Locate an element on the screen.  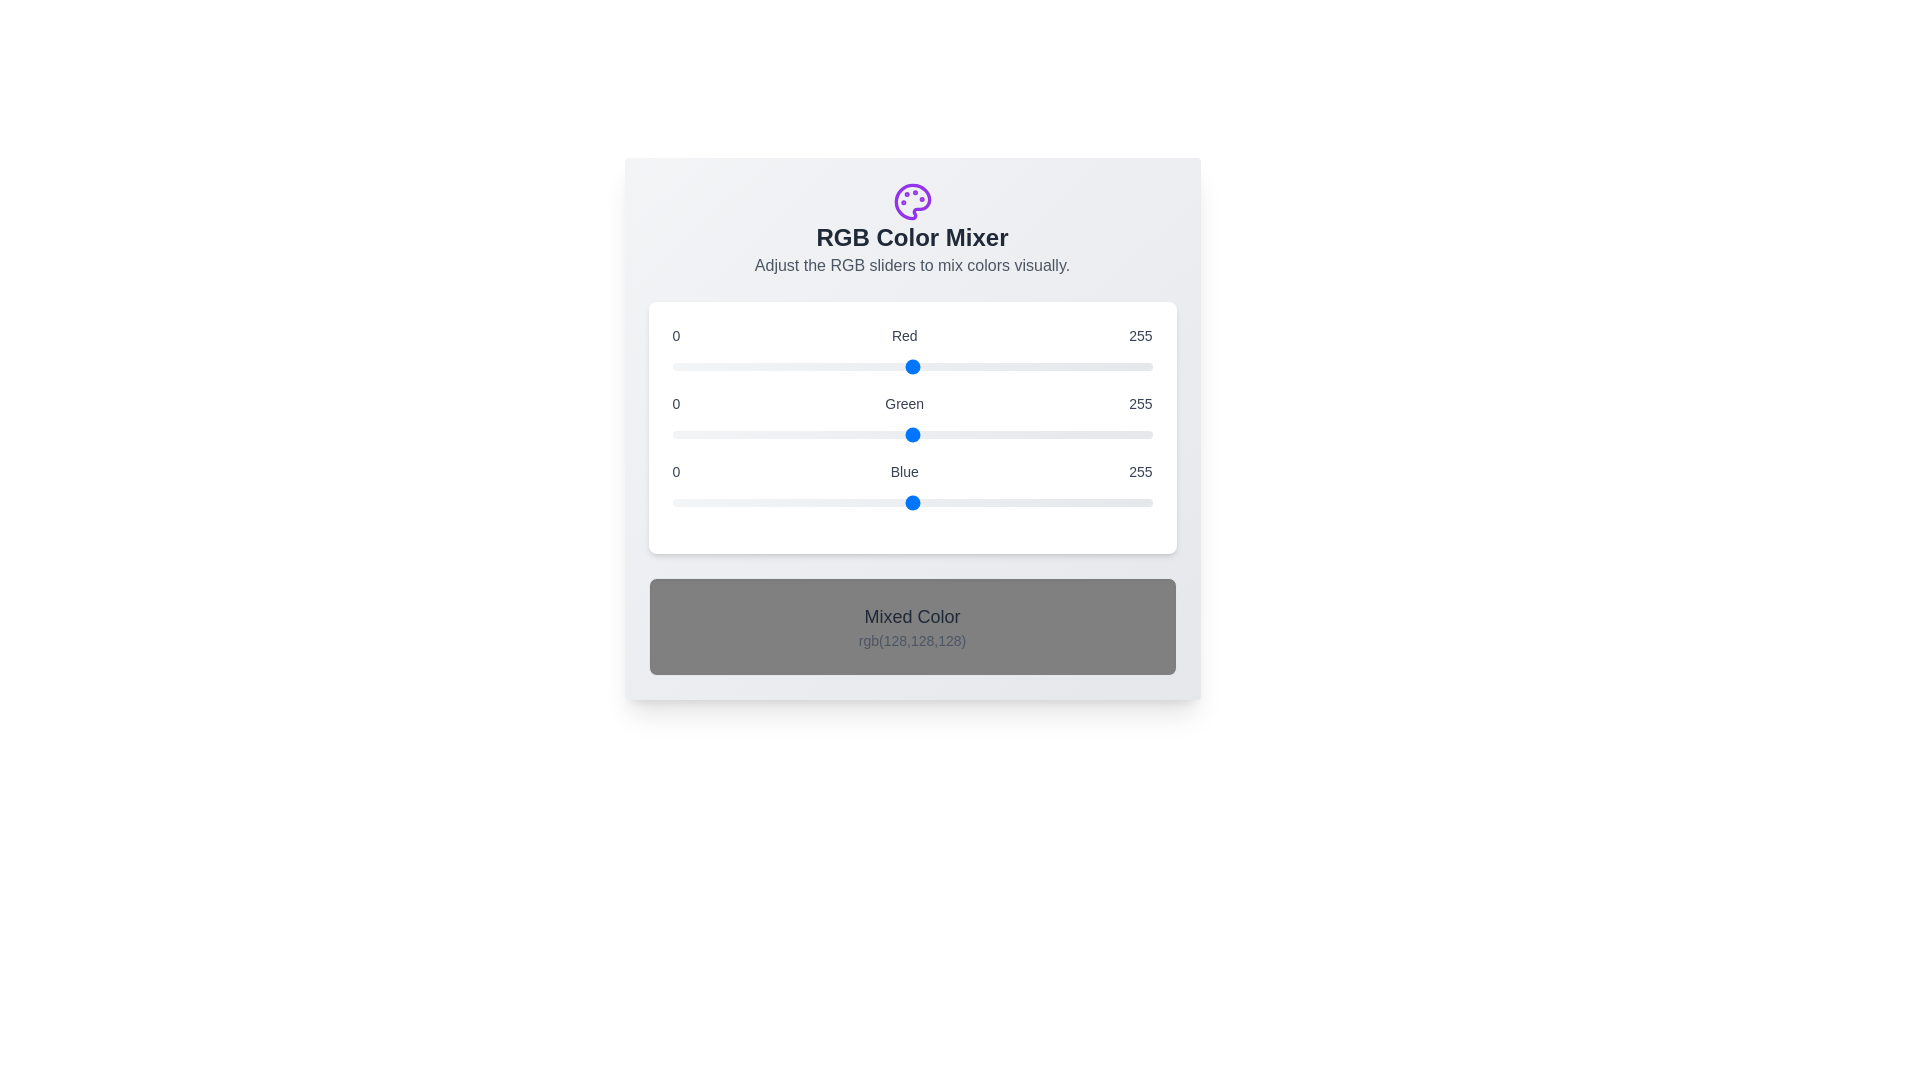
the 0 slider to the value 197 to observe the resulting mixed color is located at coordinates (911, 366).